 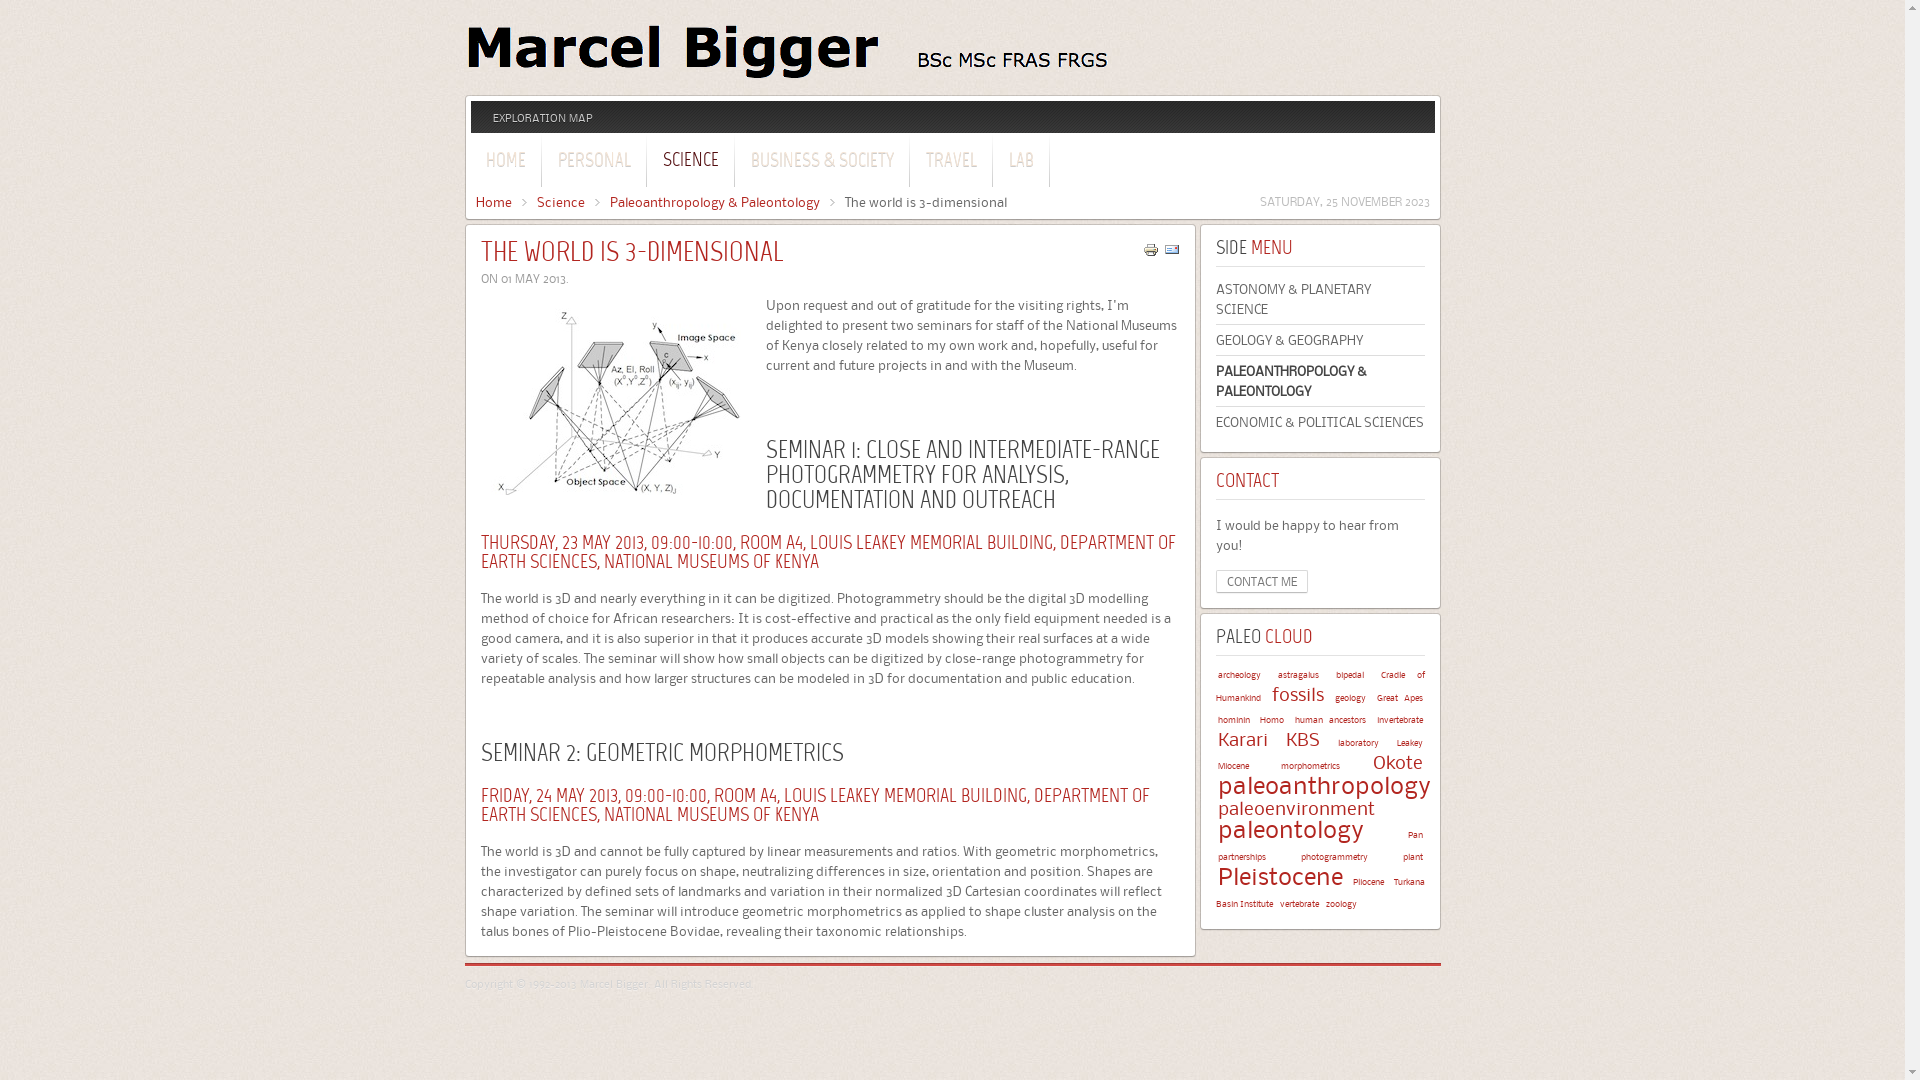 What do you see at coordinates (1242, 739) in the screenshot?
I see `'Karari'` at bounding box center [1242, 739].